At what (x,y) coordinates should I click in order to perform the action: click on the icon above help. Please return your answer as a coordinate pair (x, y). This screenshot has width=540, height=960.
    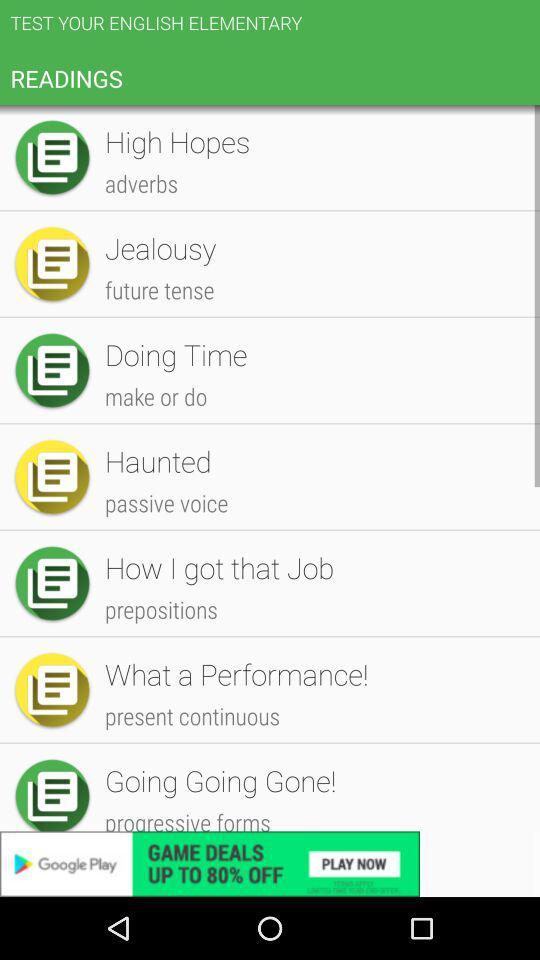
    Looking at the image, I should click on (312, 786).